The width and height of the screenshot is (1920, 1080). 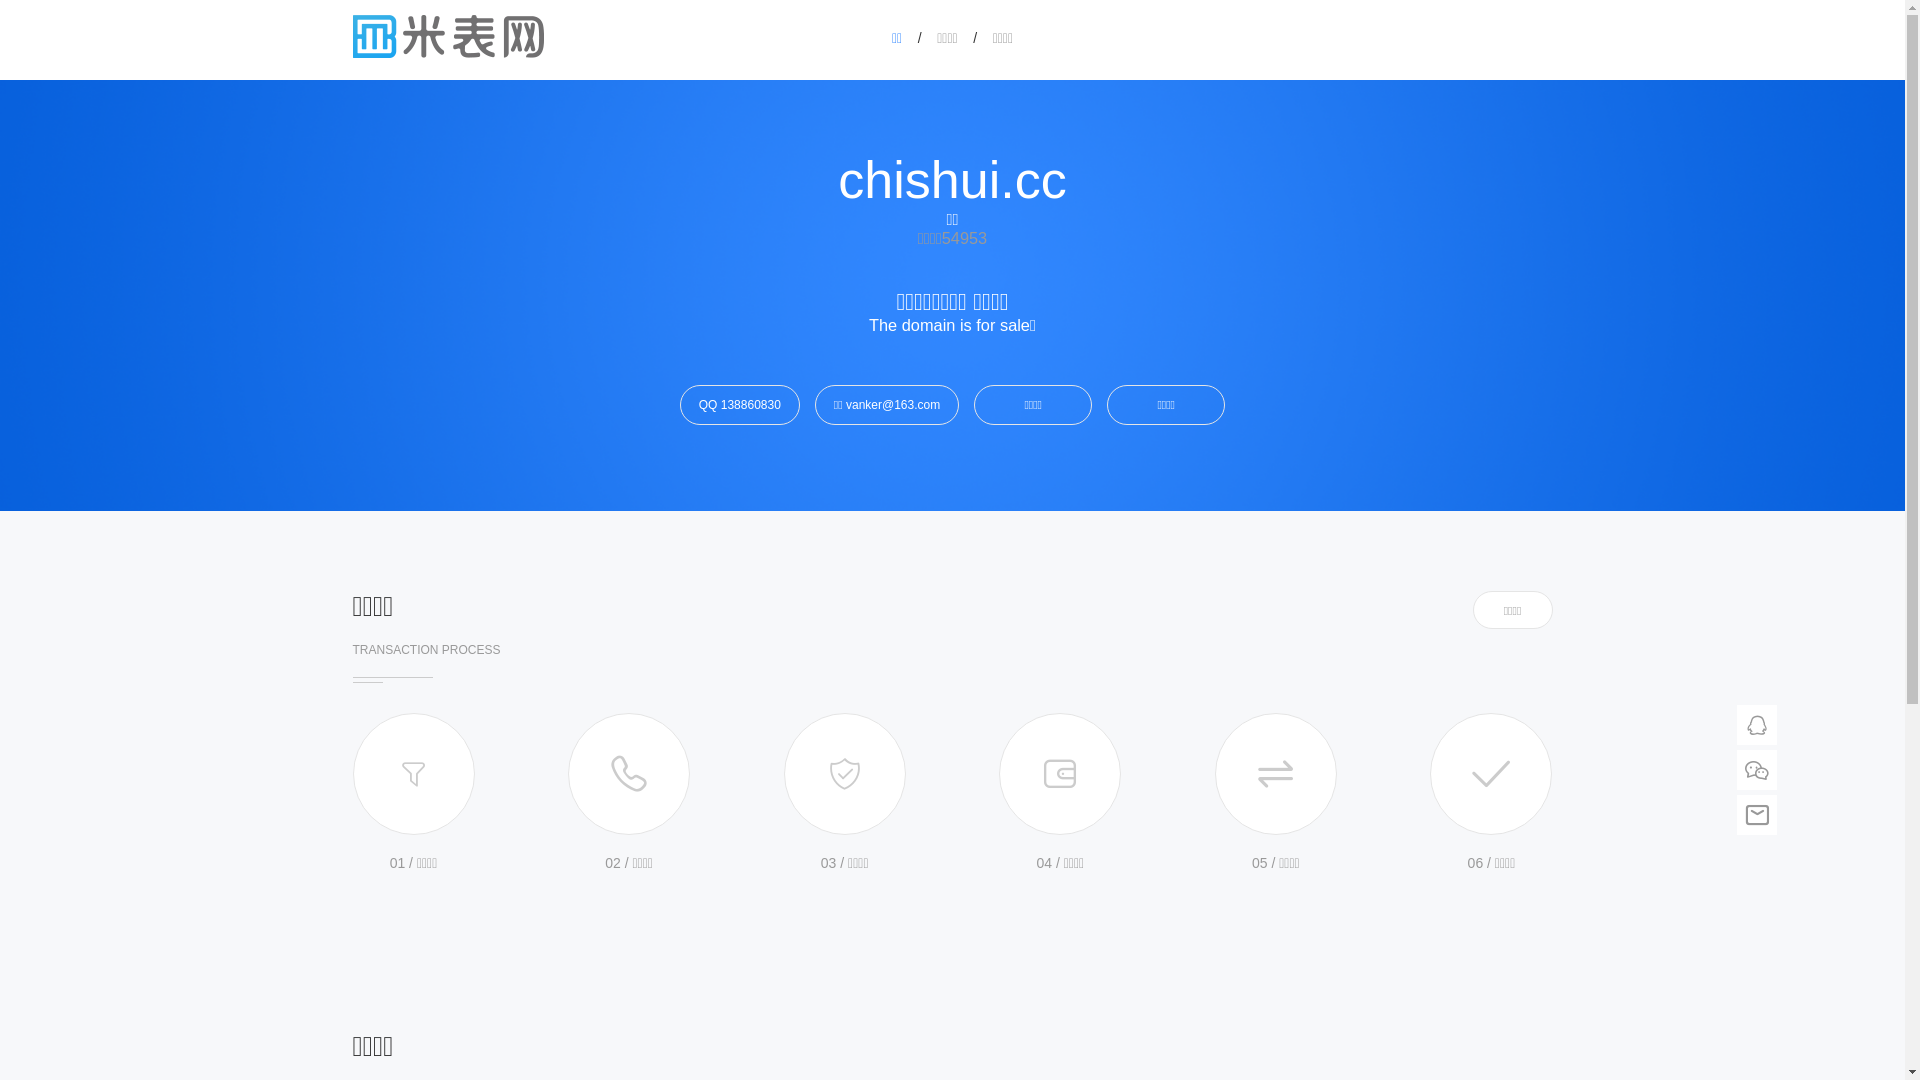 I want to click on 'QQ 138860830', so click(x=680, y=405).